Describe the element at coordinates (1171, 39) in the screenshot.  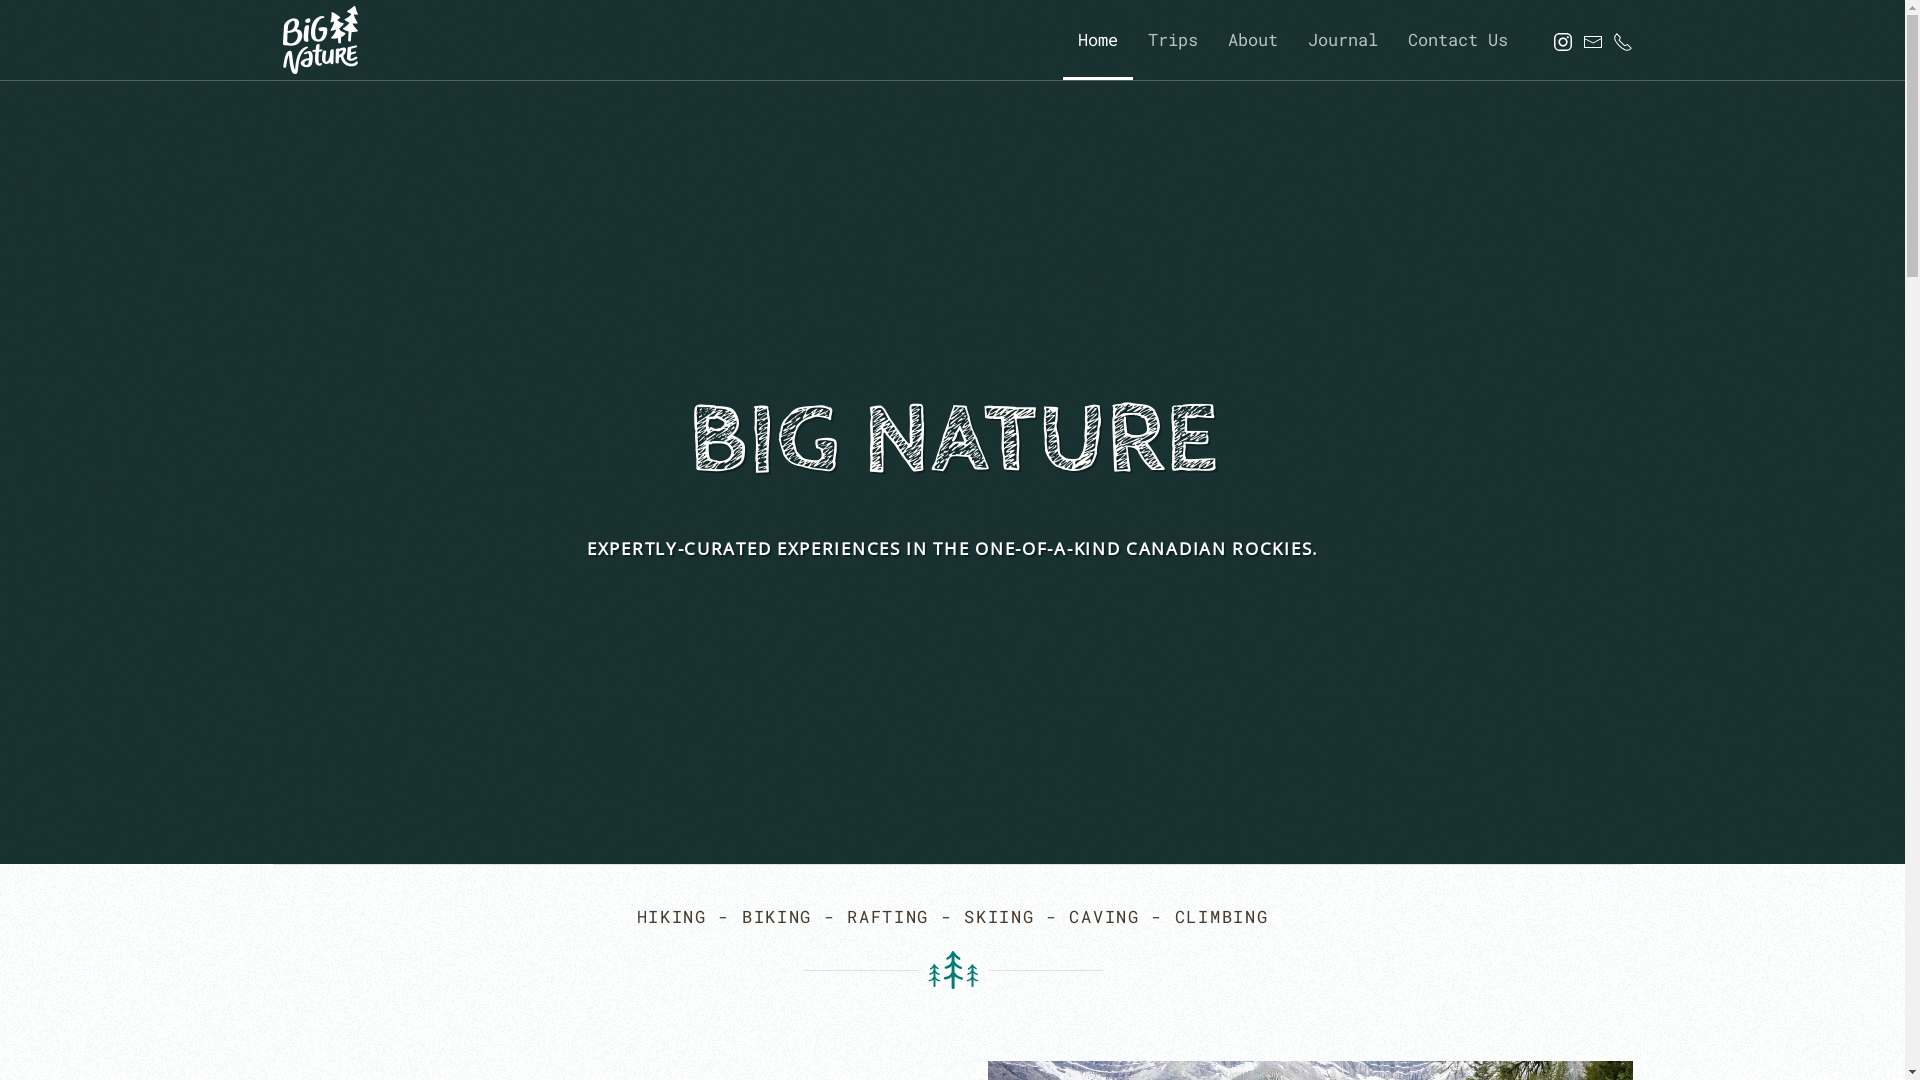
I see `'Trips'` at that location.